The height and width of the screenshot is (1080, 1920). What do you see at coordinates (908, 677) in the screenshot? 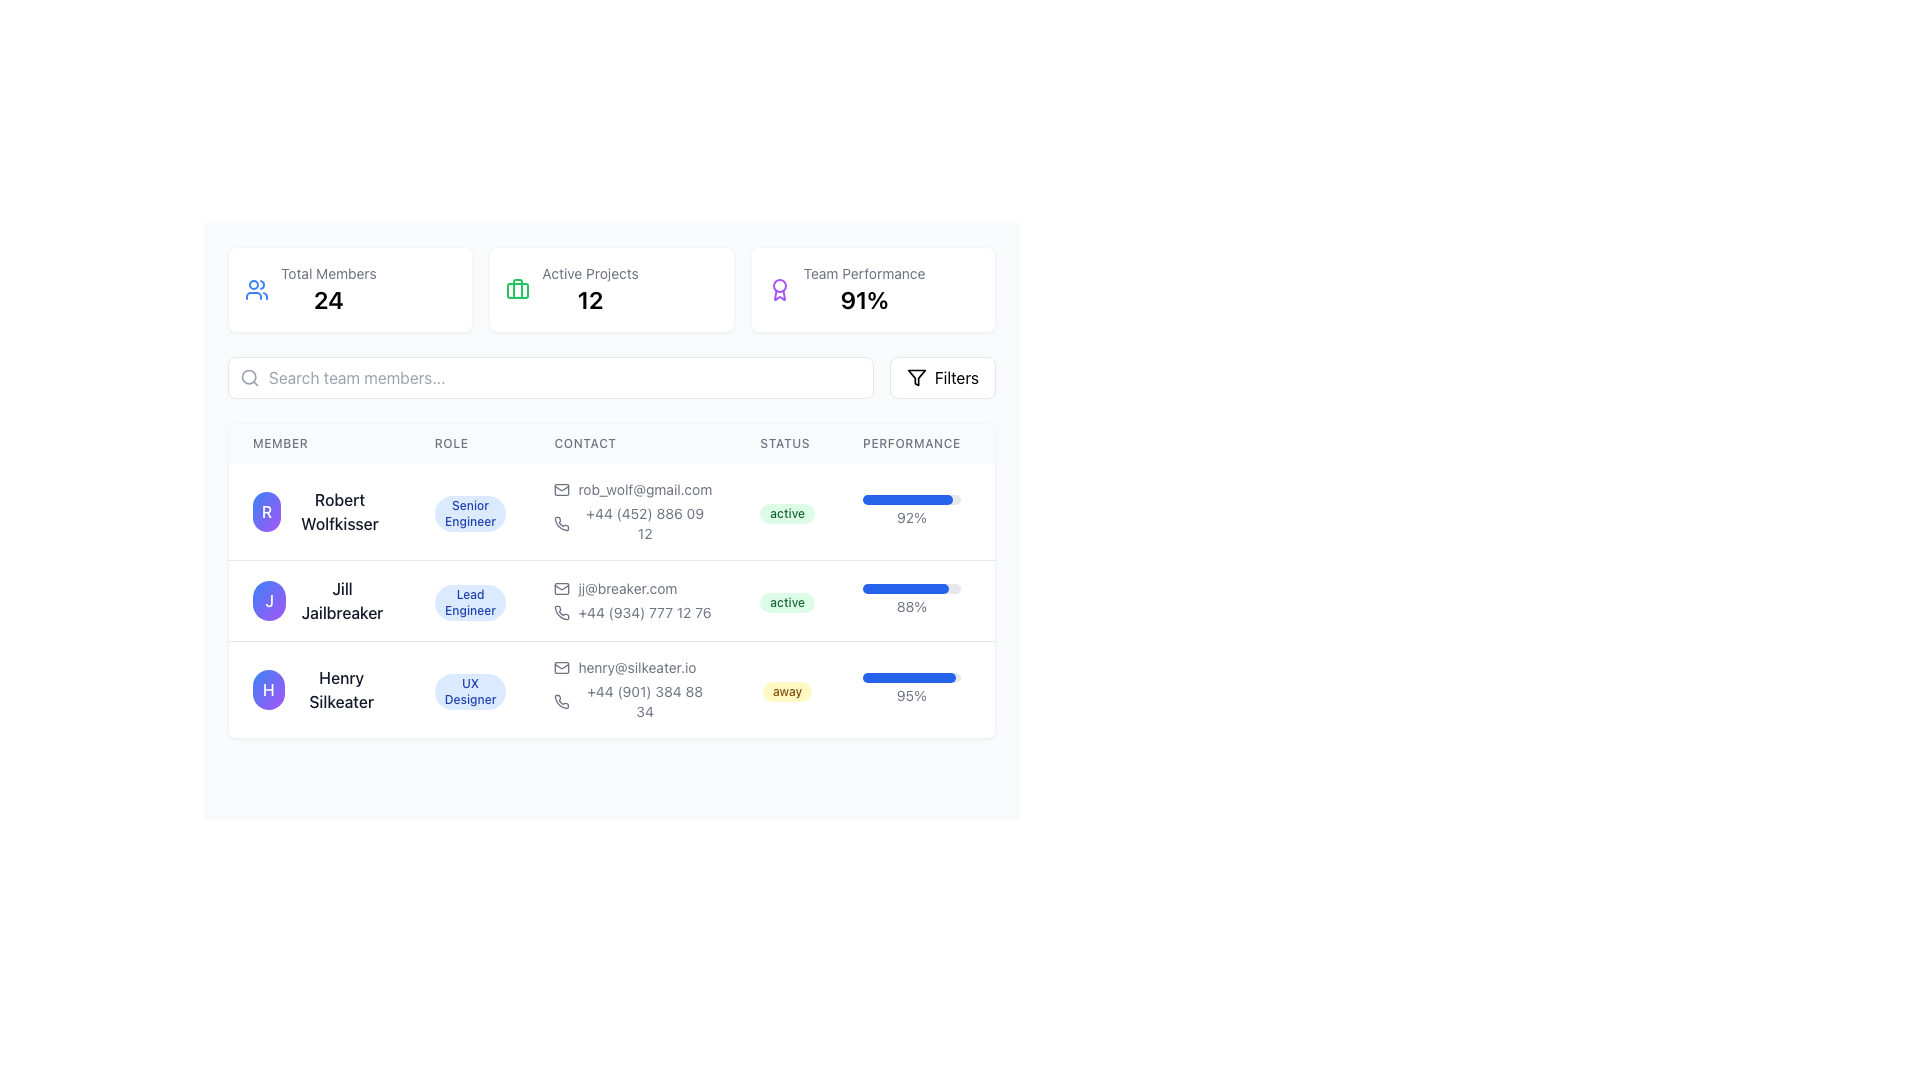
I see `the filled portion of the blue progress bar in the 'Performance' column of the third row associated with 'Henry Silkeater'` at bounding box center [908, 677].